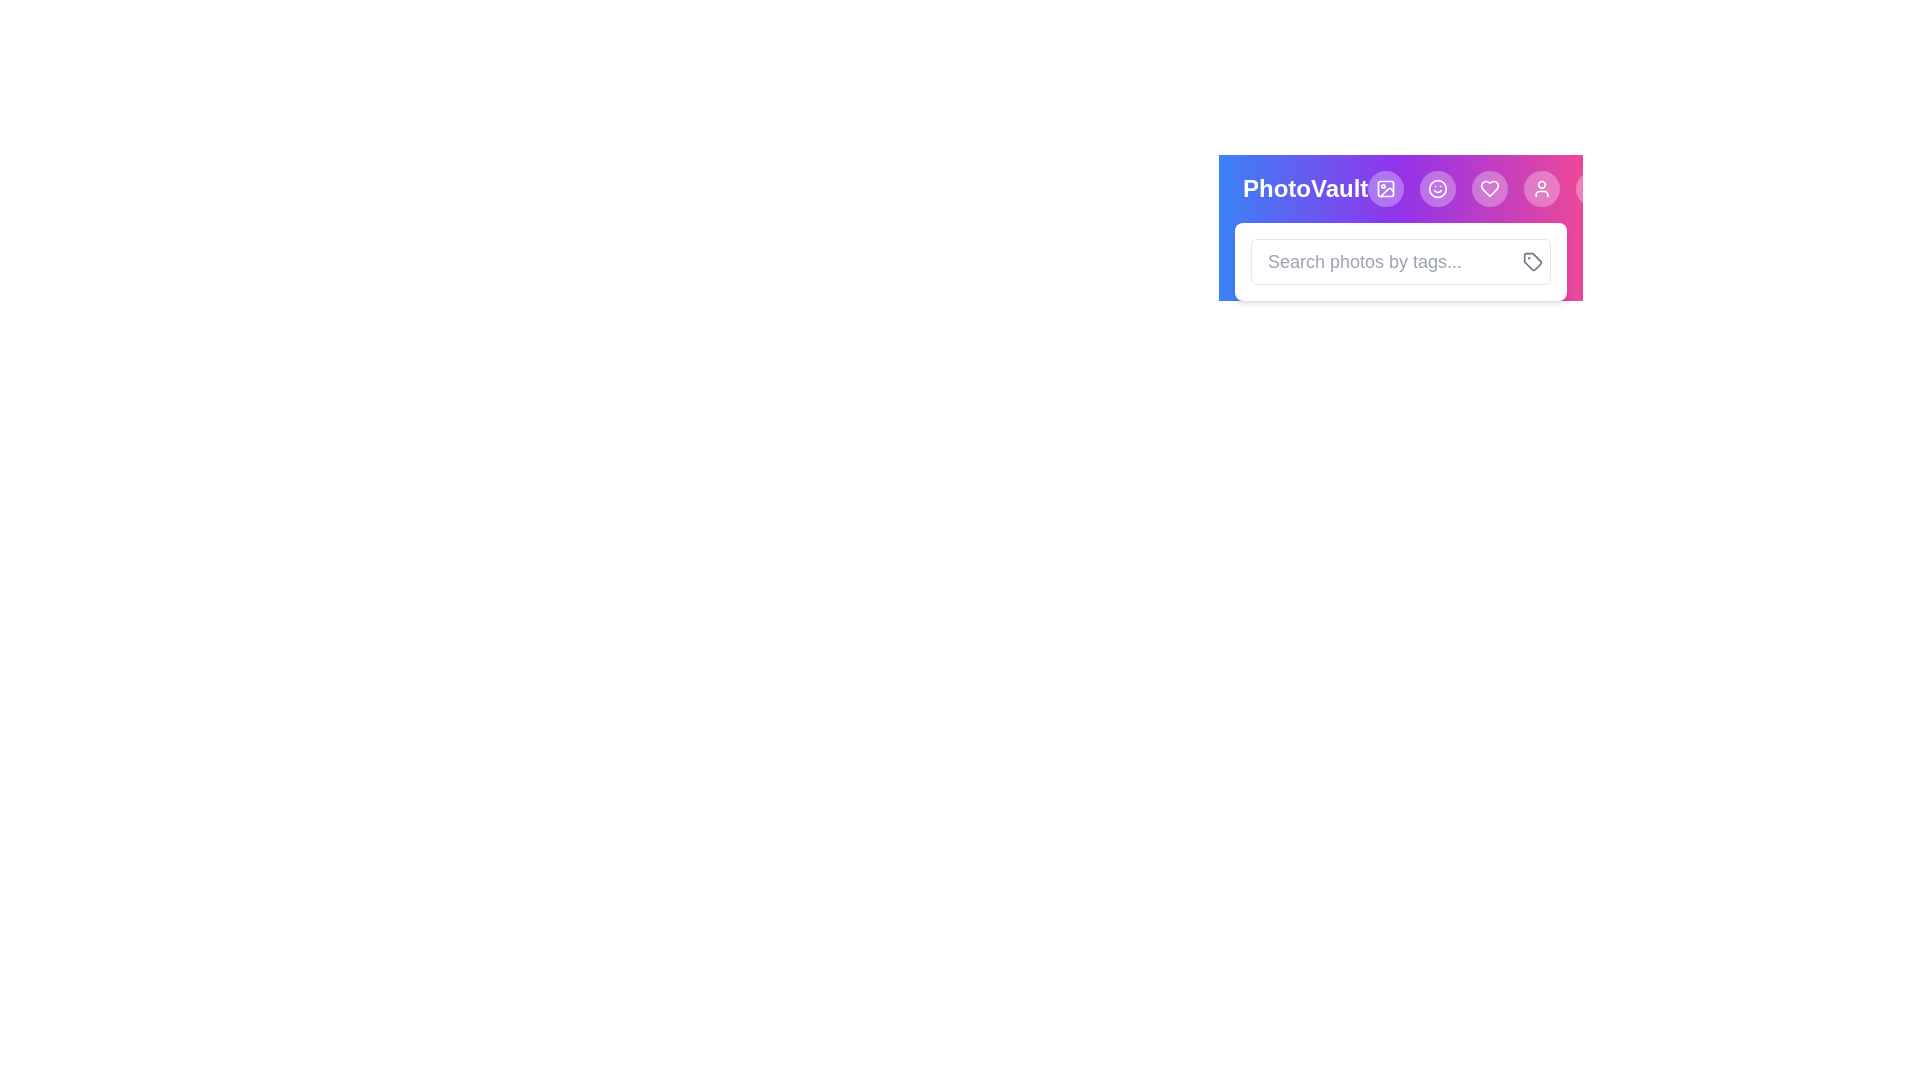 The width and height of the screenshot is (1920, 1080). I want to click on button to toggle the search box visibility, so click(1574, 169).